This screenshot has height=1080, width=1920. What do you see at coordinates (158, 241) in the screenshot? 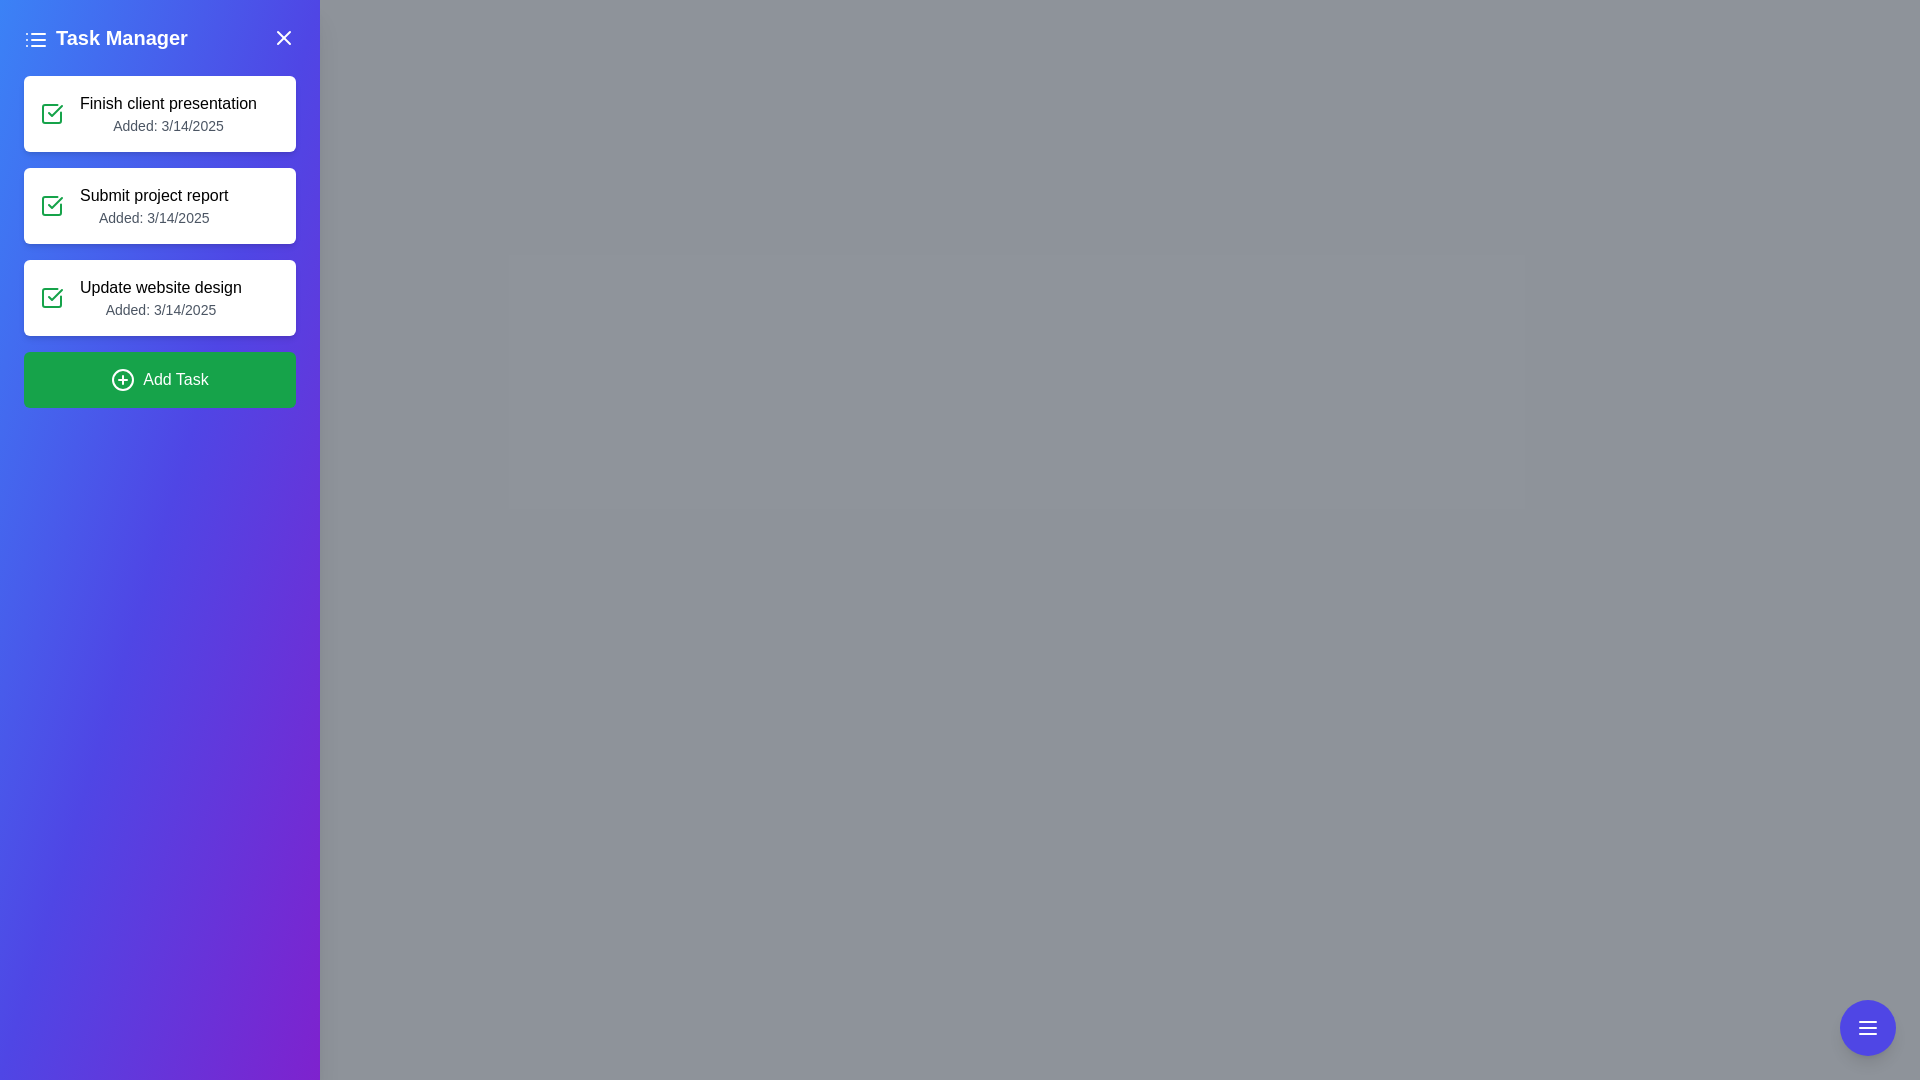
I see `the second item in the Task Manager list, which contains a green check icon, bold black text 'Submit project report', and smaller gray text 'Added: 3/14/2025'` at bounding box center [158, 241].